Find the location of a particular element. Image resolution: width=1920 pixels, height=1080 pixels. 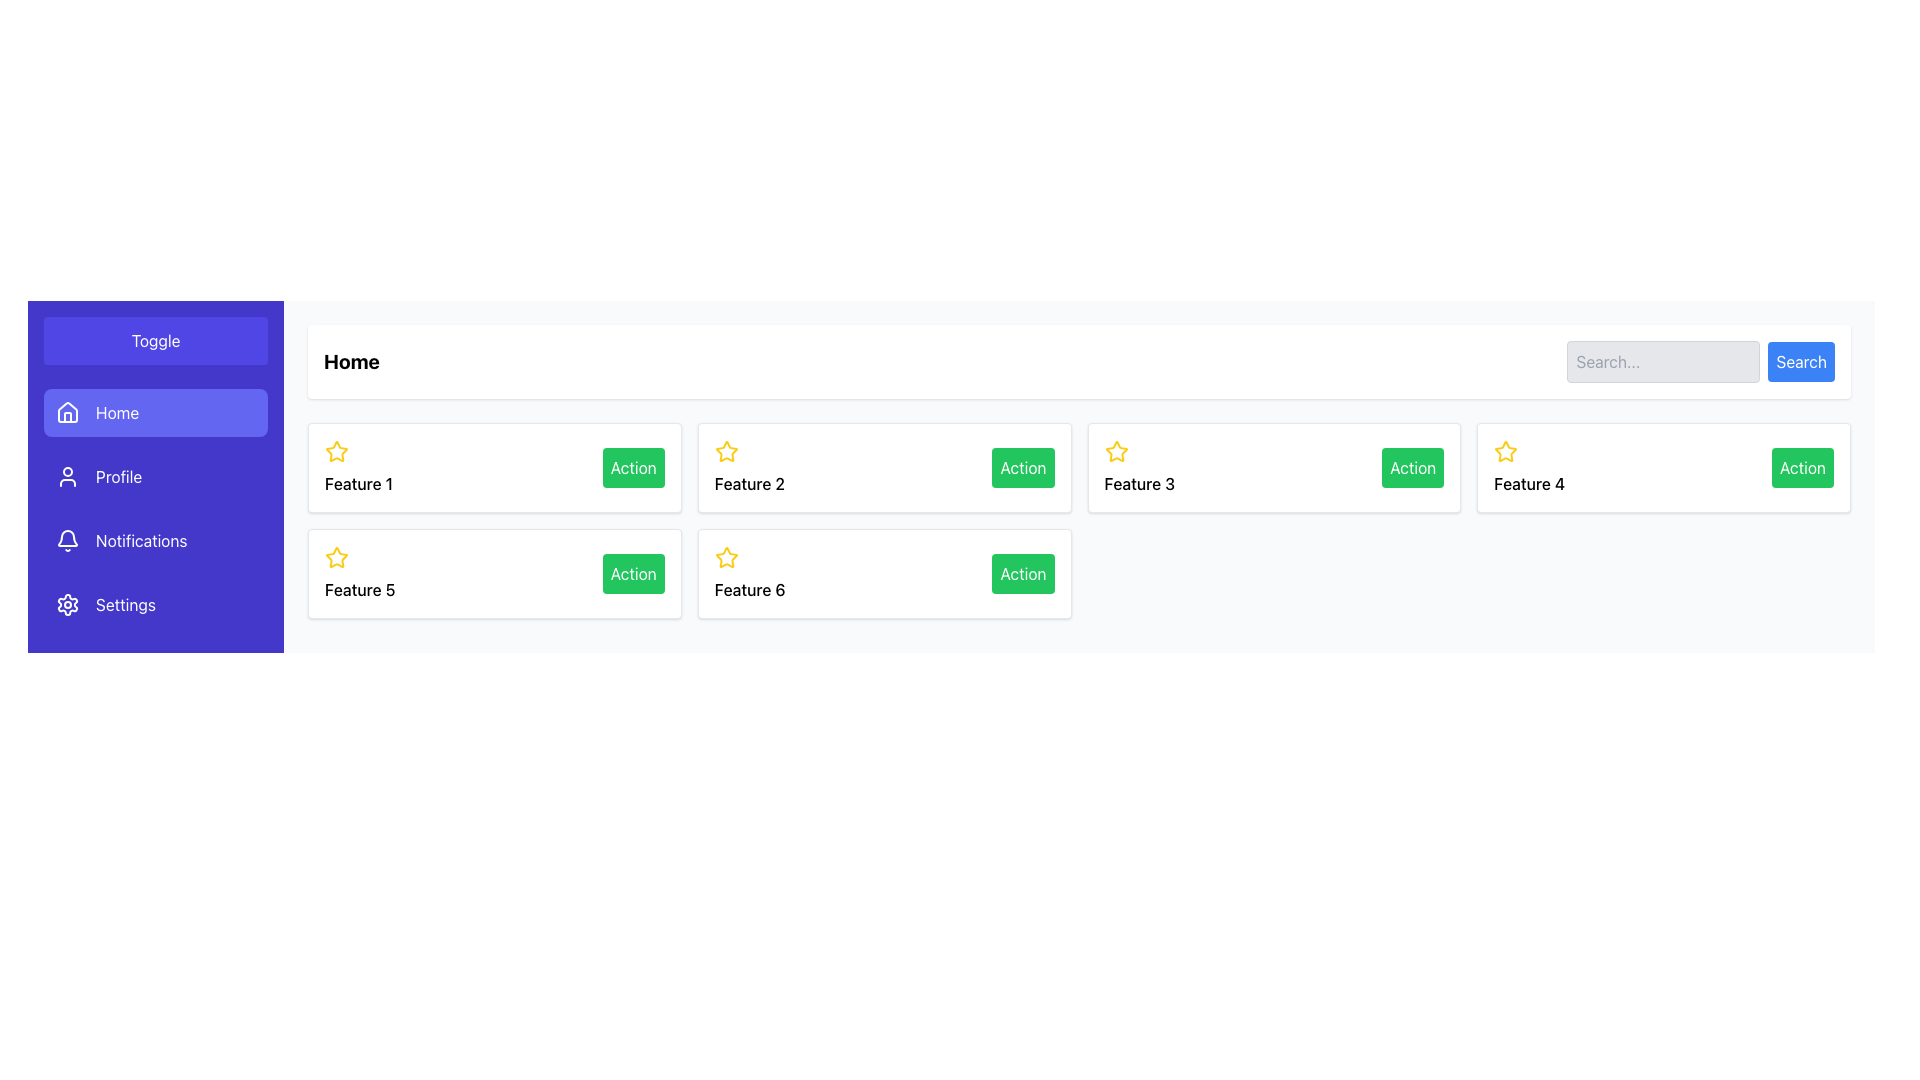

the text label that identifies 'Feature 4' in the grid layout, located at the fourth position is located at coordinates (1528, 483).